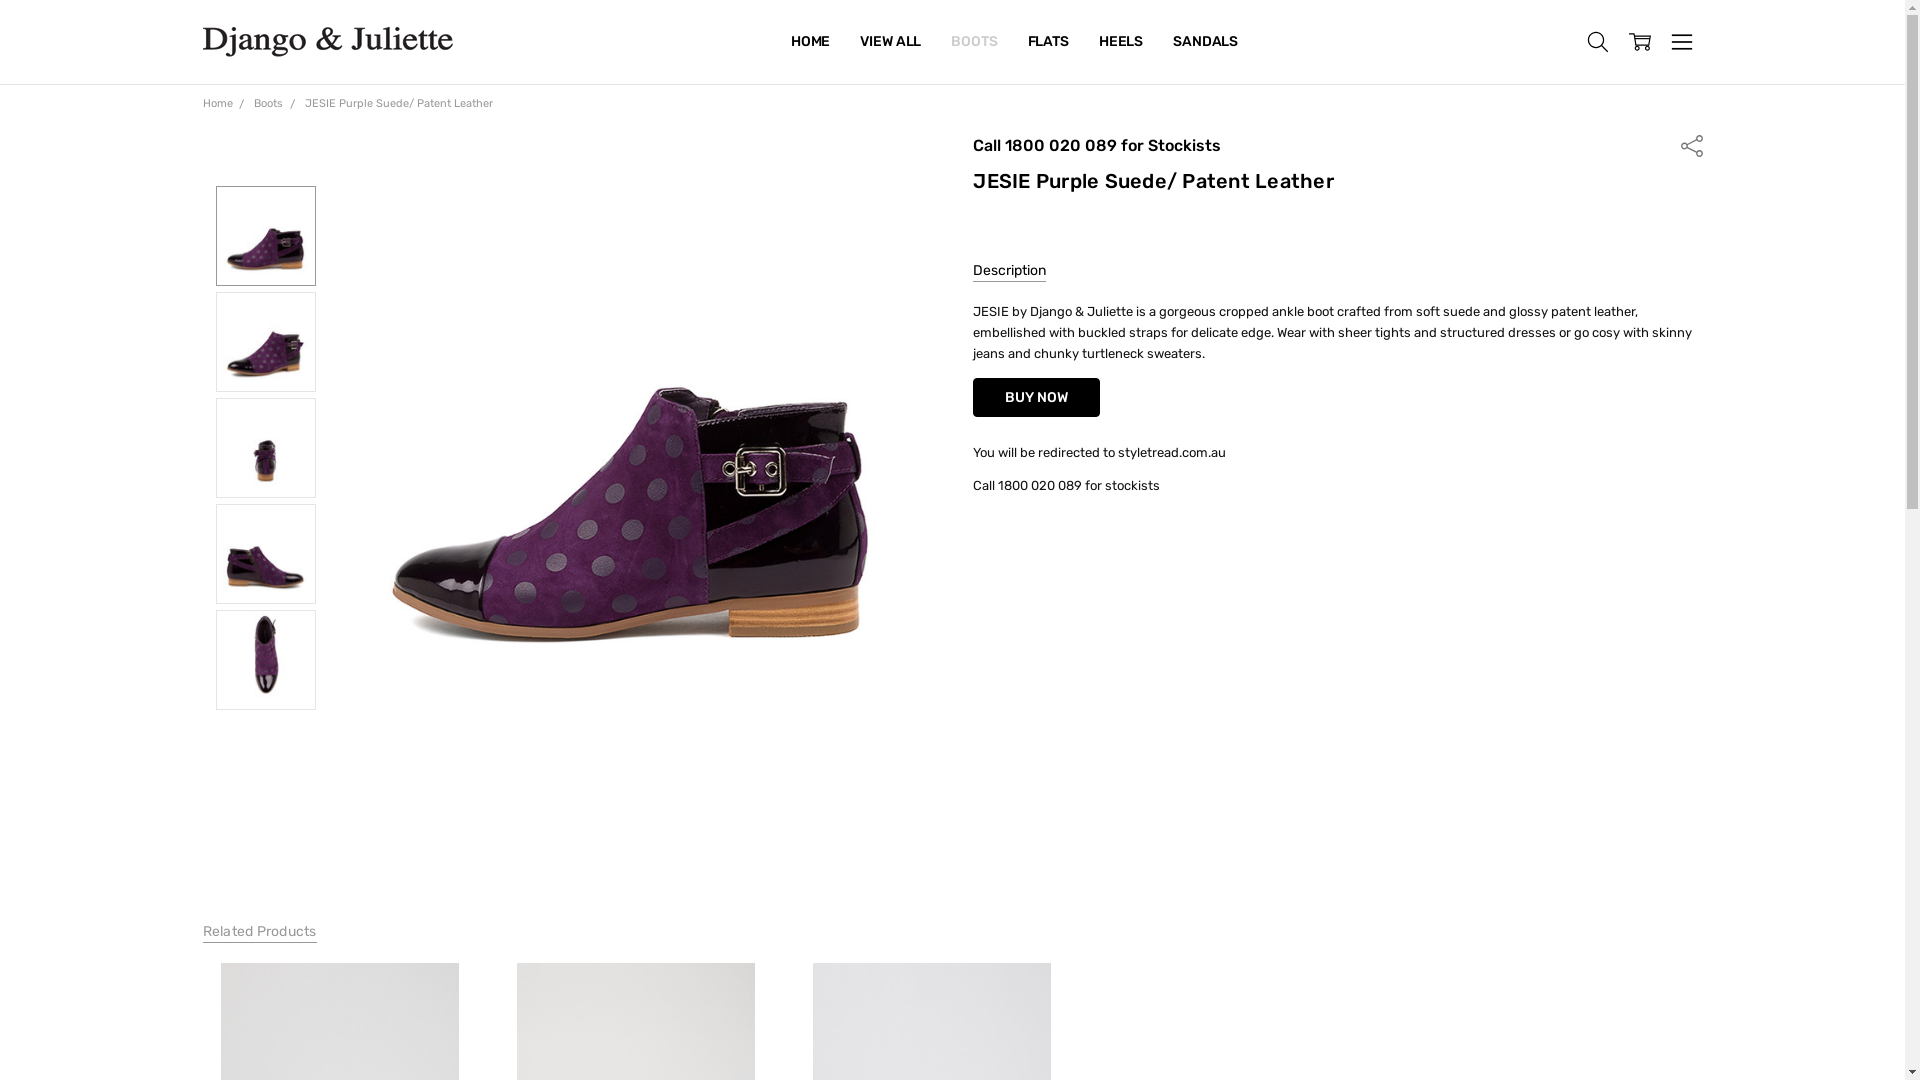 The height and width of the screenshot is (1080, 1920). I want to click on 'VIEW ALL', so click(844, 42).